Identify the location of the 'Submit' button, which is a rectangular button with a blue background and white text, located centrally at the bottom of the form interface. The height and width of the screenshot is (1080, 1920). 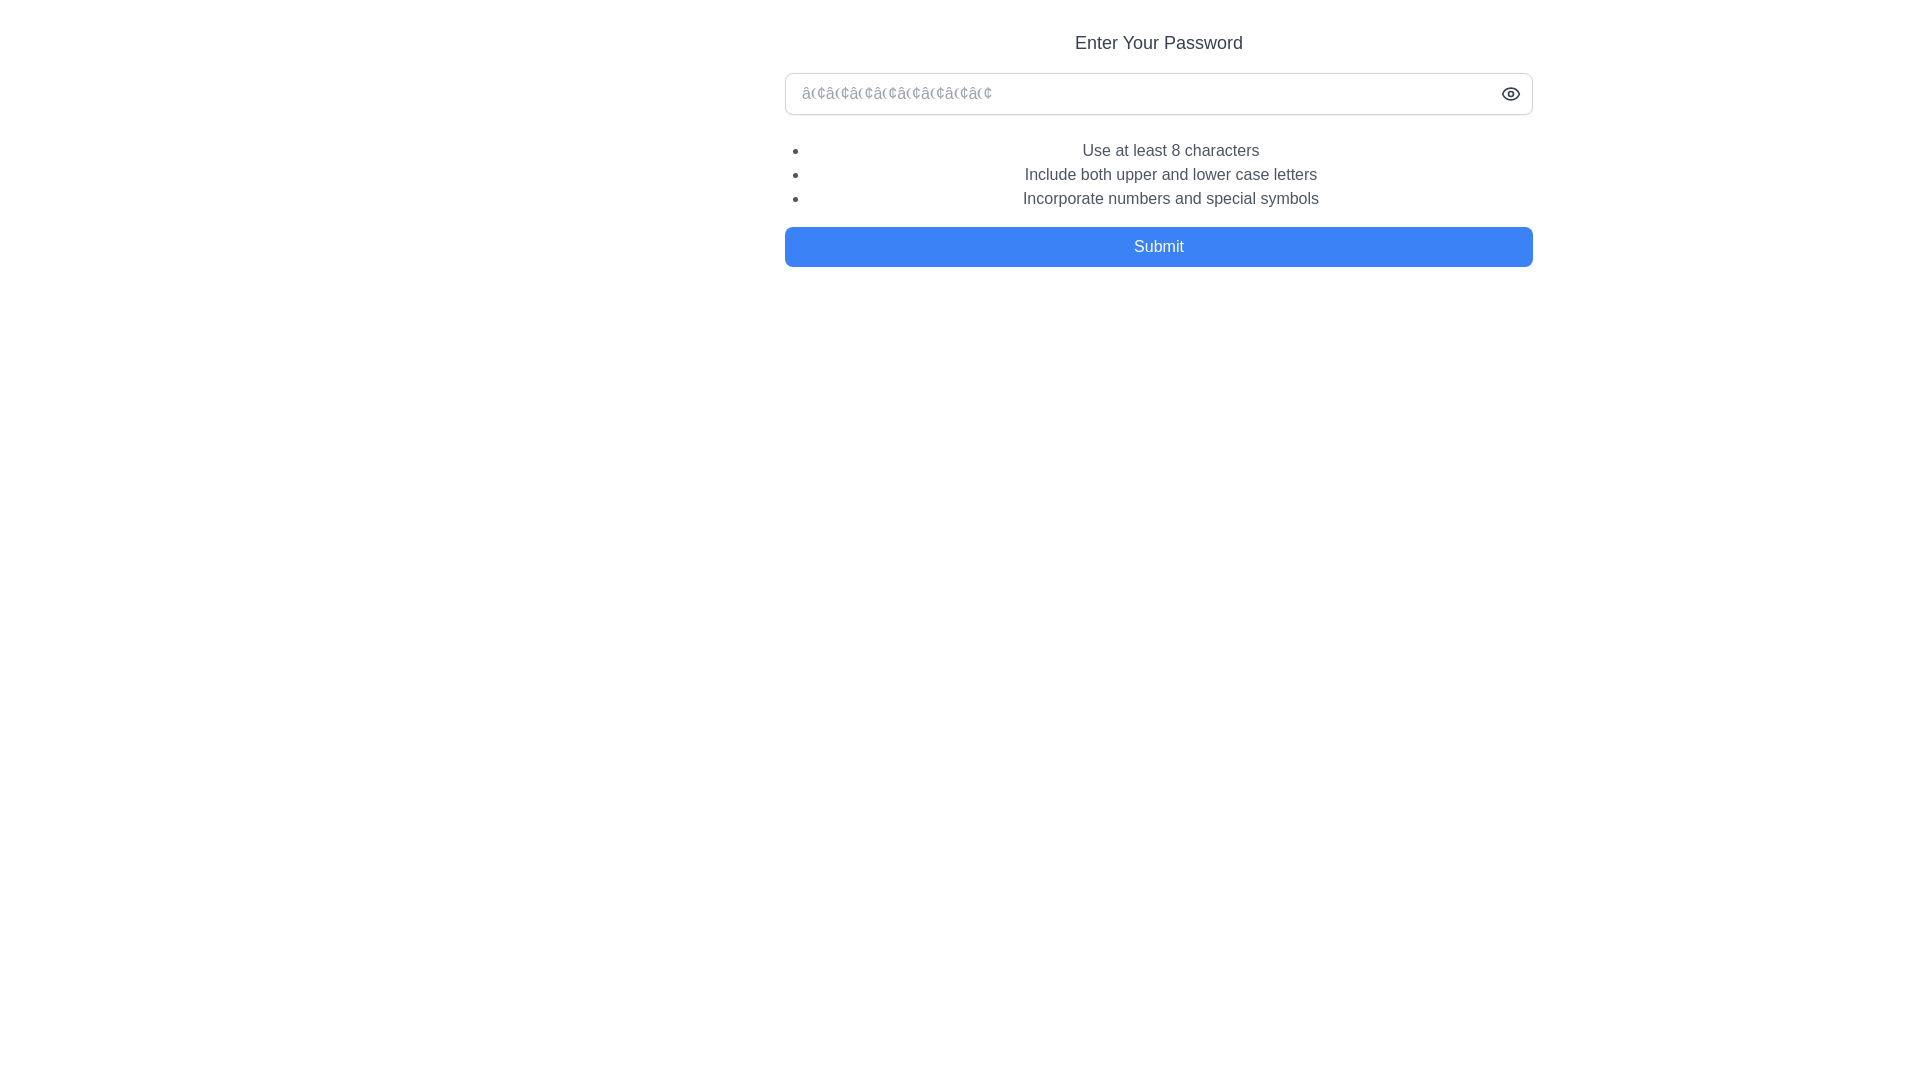
(1158, 245).